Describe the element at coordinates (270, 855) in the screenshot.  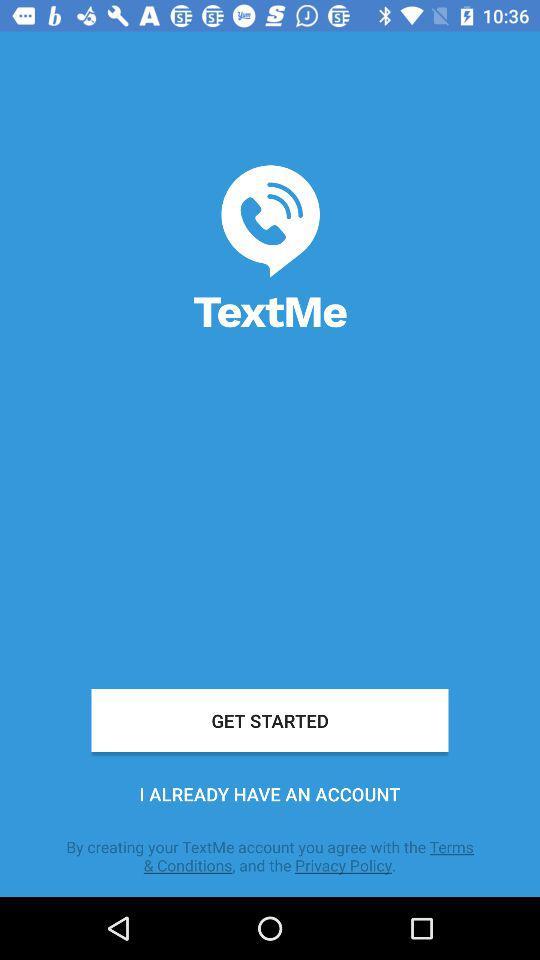
I see `the icon below i already have item` at that location.